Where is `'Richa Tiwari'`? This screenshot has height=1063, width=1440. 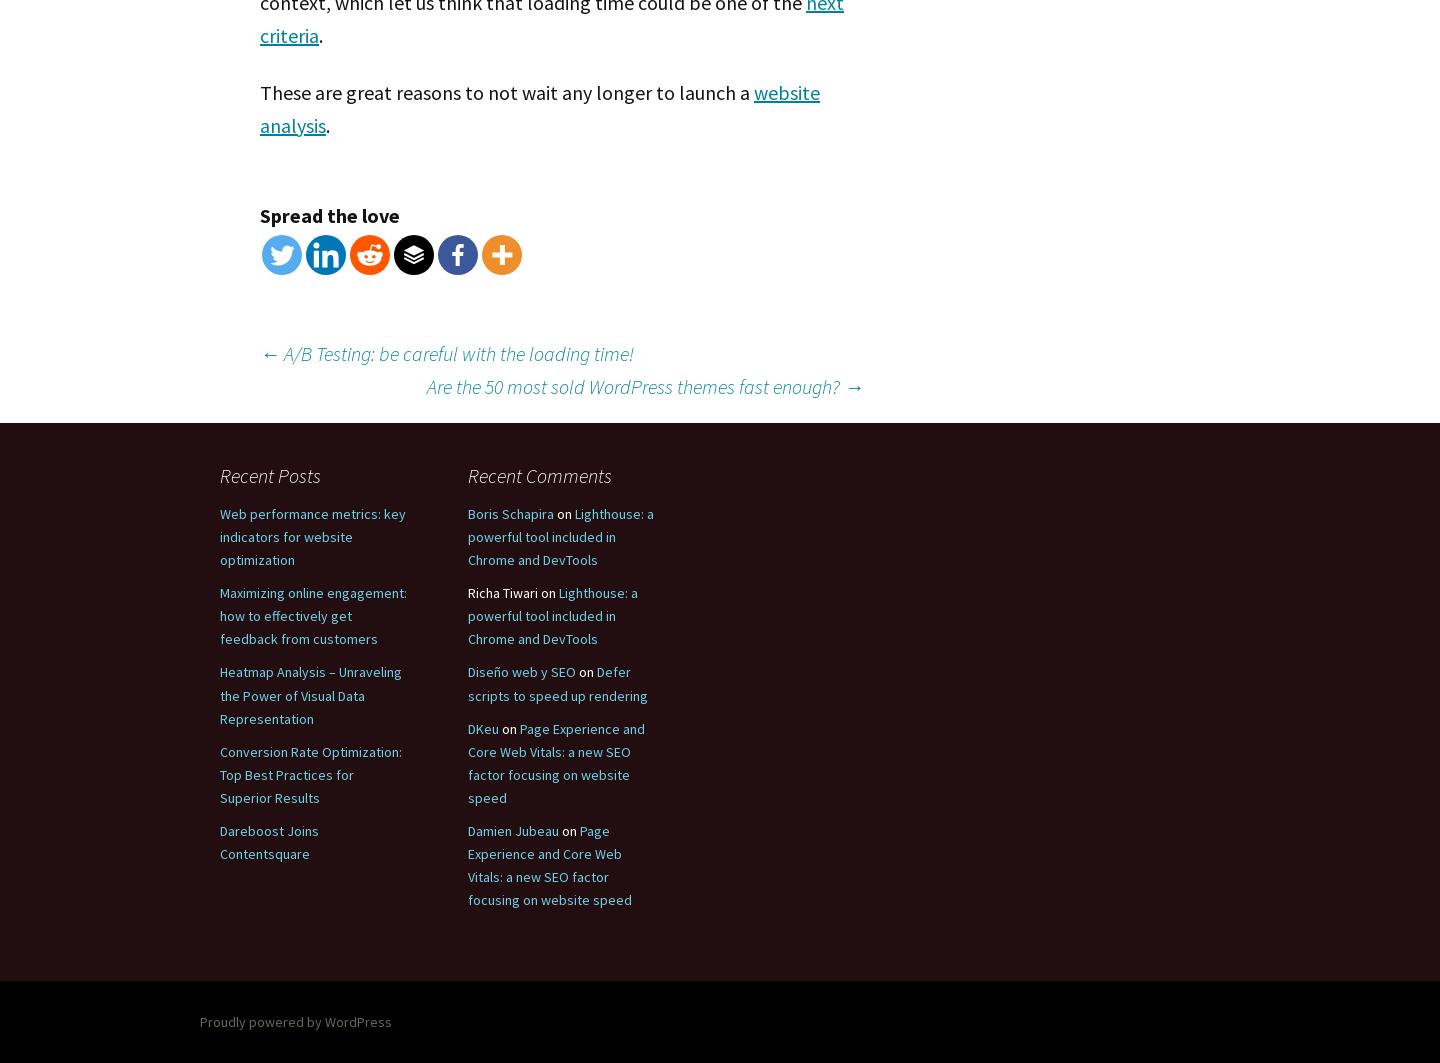
'Richa Tiwari' is located at coordinates (501, 592).